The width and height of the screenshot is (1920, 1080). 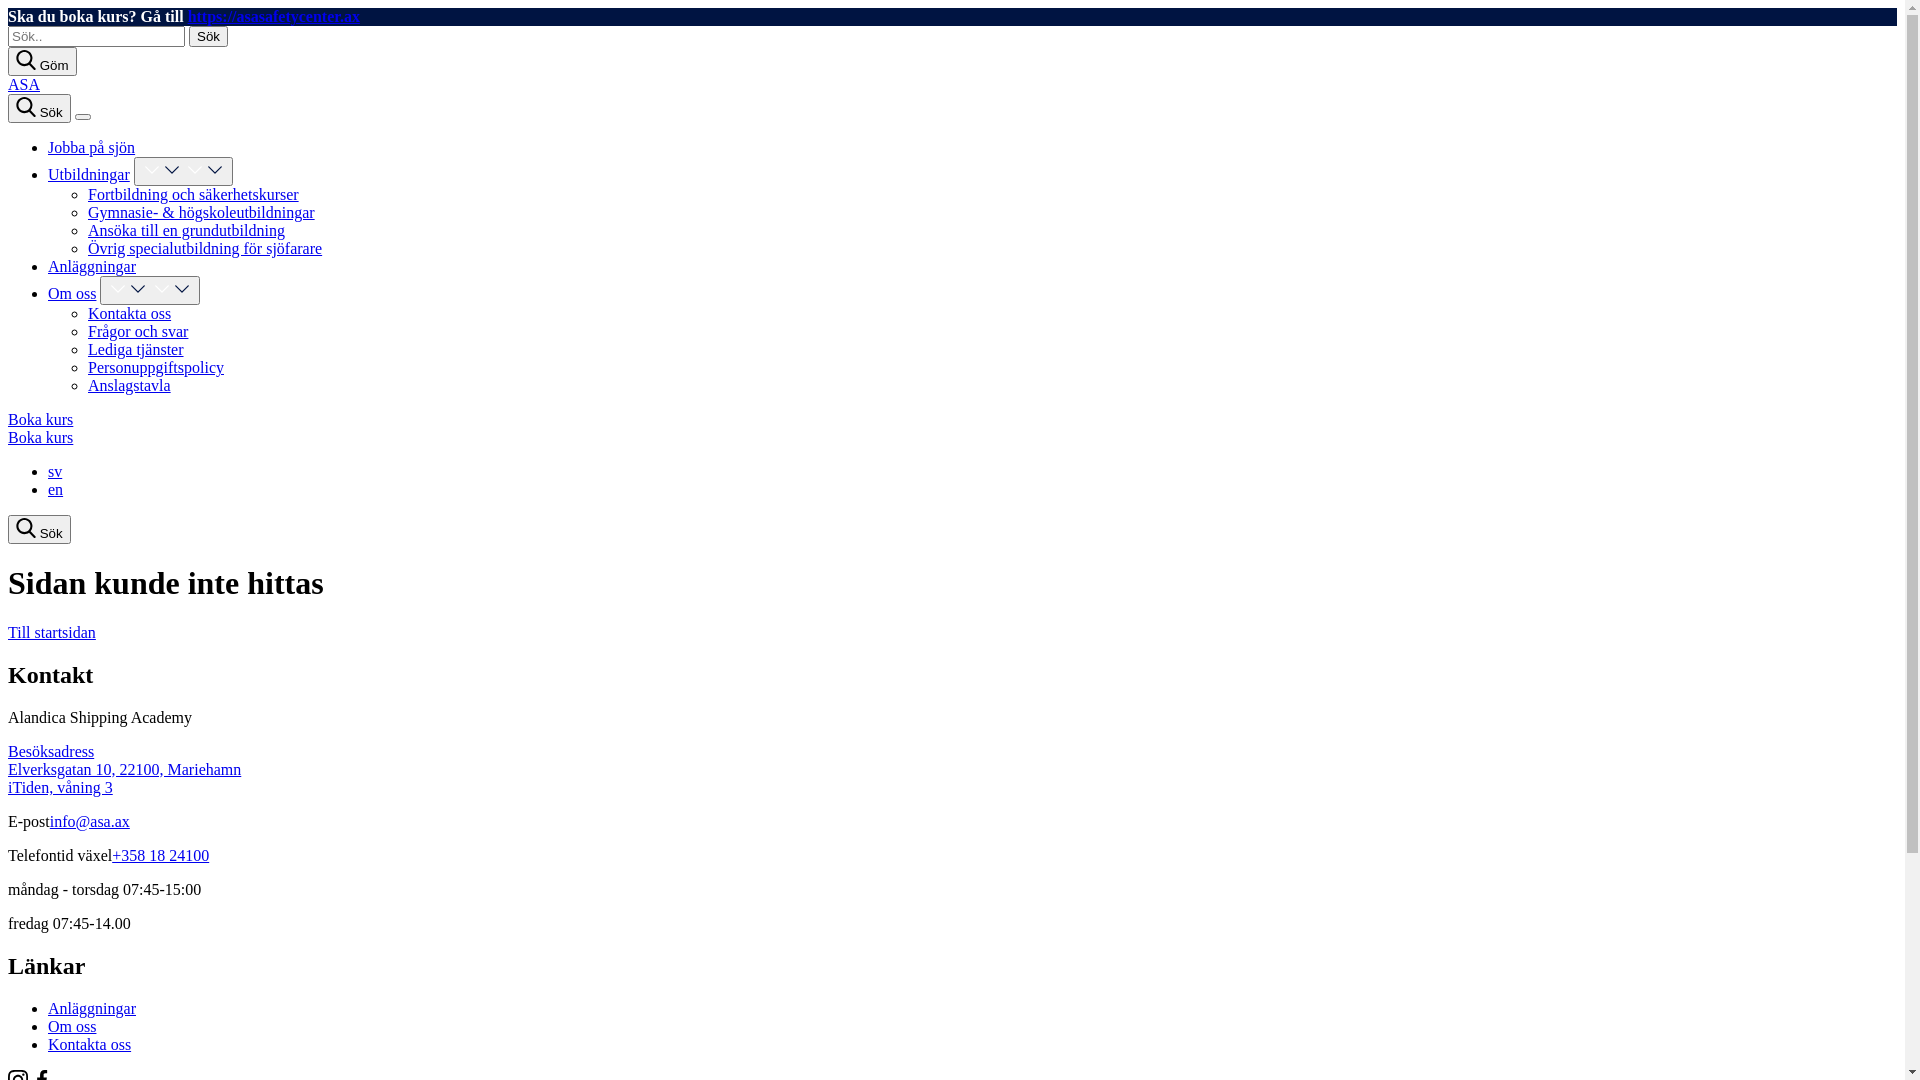 I want to click on 'Personuppgiftspolicy', so click(x=155, y=367).